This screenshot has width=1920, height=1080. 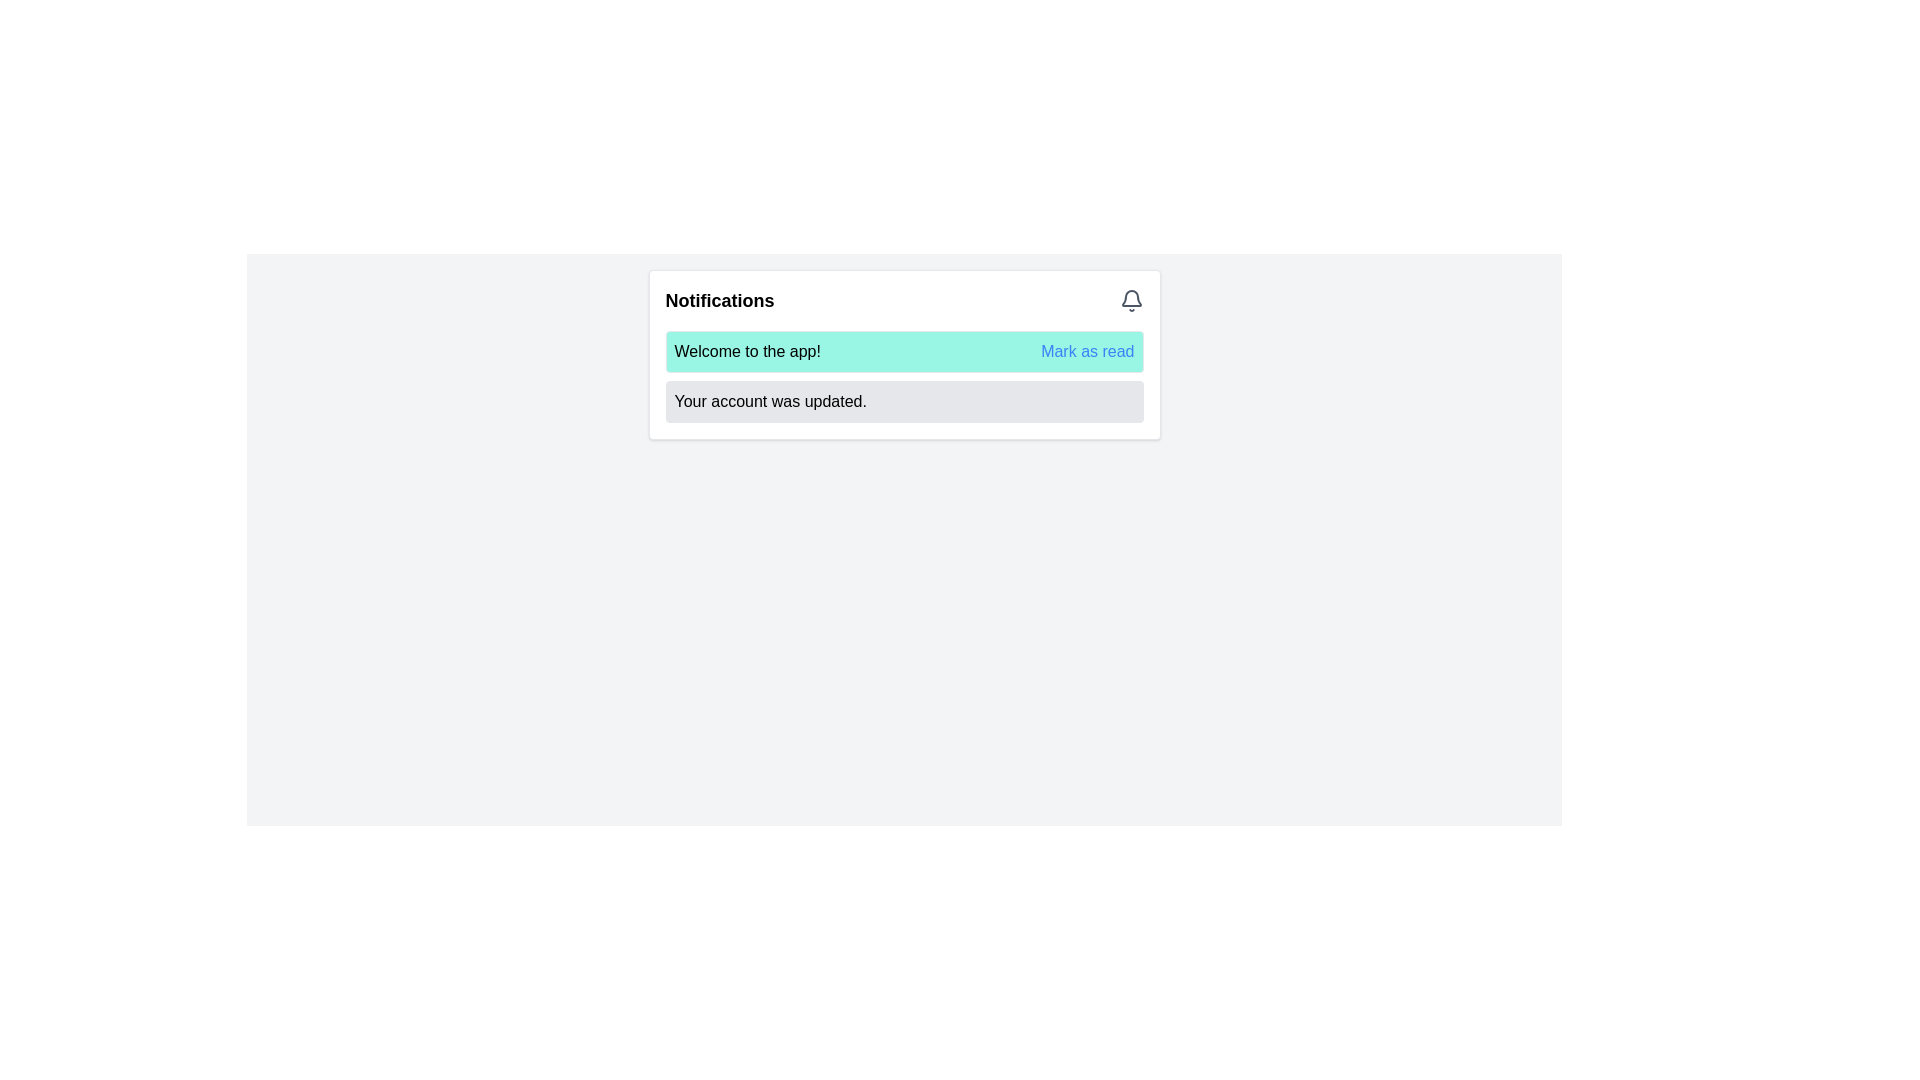 What do you see at coordinates (903, 353) in the screenshot?
I see `the first notification card in the upper half of the notification list to mark it as read` at bounding box center [903, 353].